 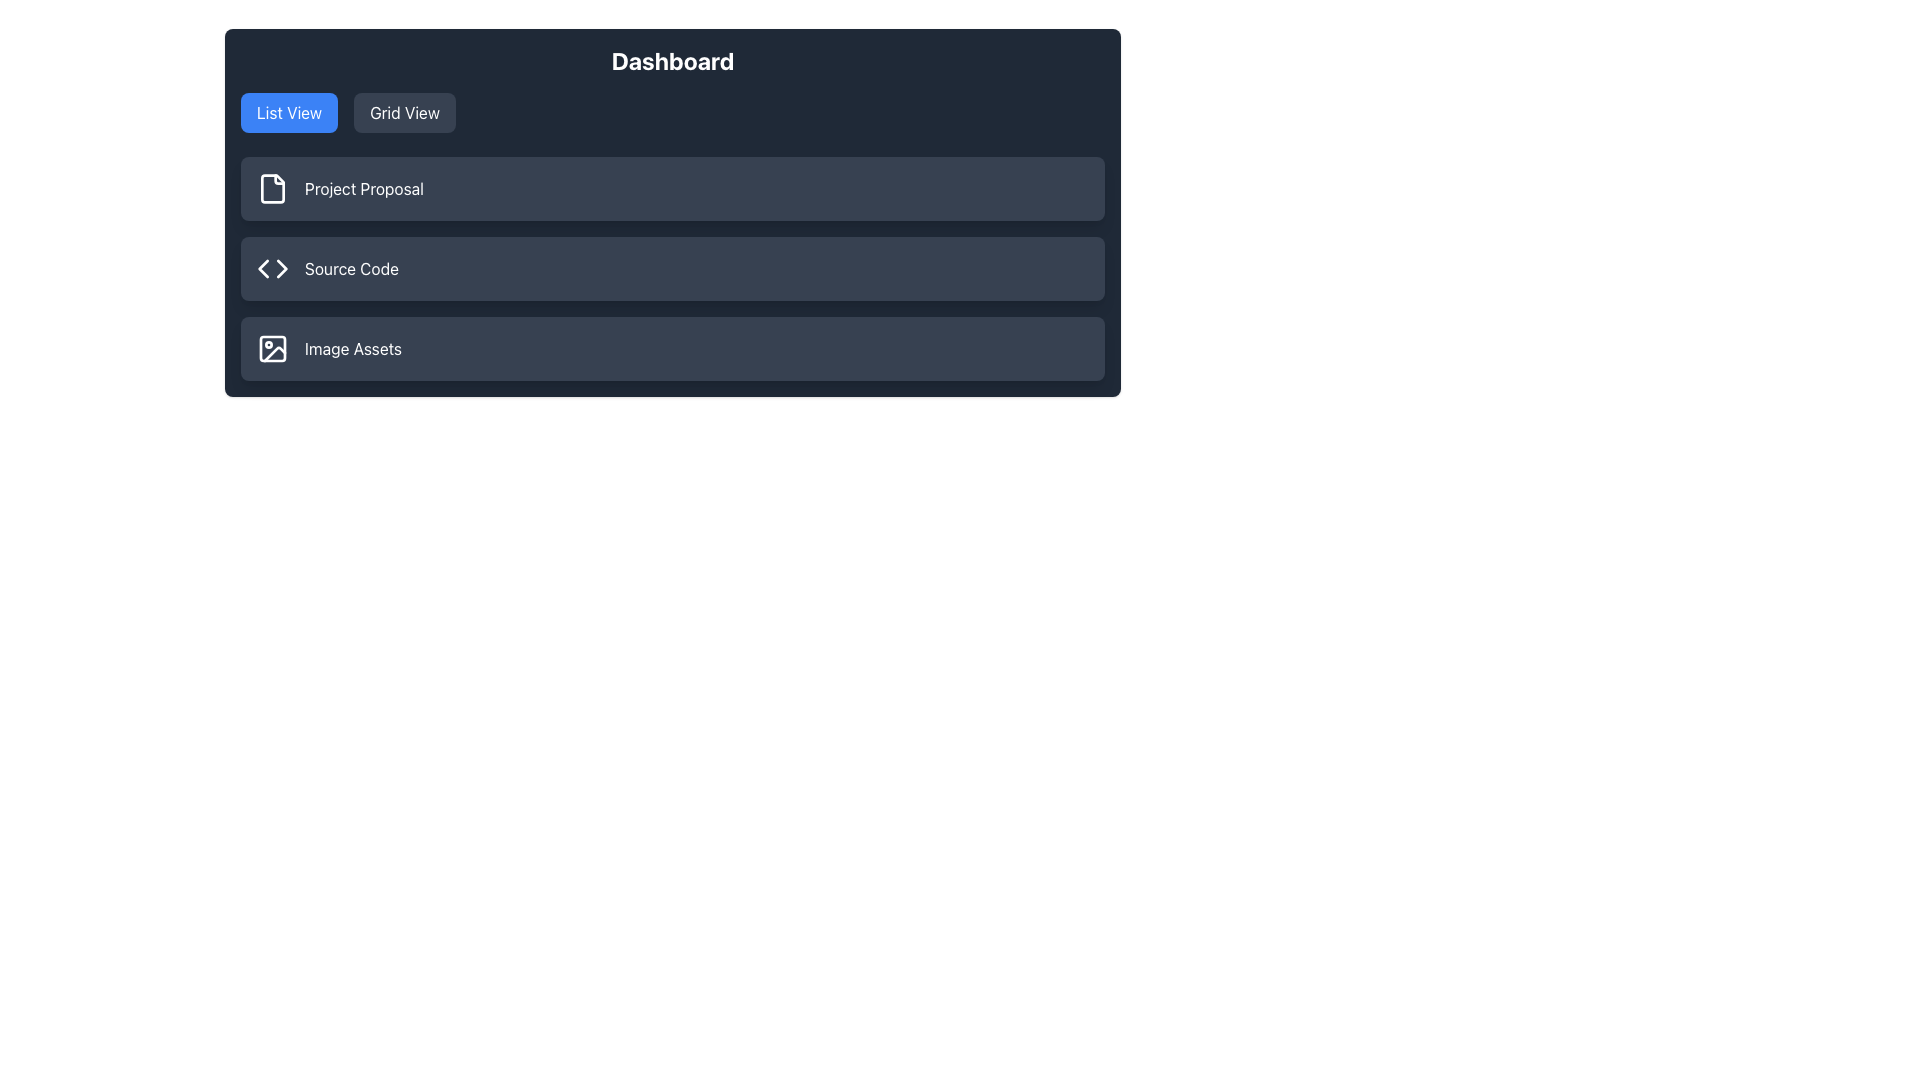 I want to click on the 'Project Proposal' text label, so click(x=364, y=189).